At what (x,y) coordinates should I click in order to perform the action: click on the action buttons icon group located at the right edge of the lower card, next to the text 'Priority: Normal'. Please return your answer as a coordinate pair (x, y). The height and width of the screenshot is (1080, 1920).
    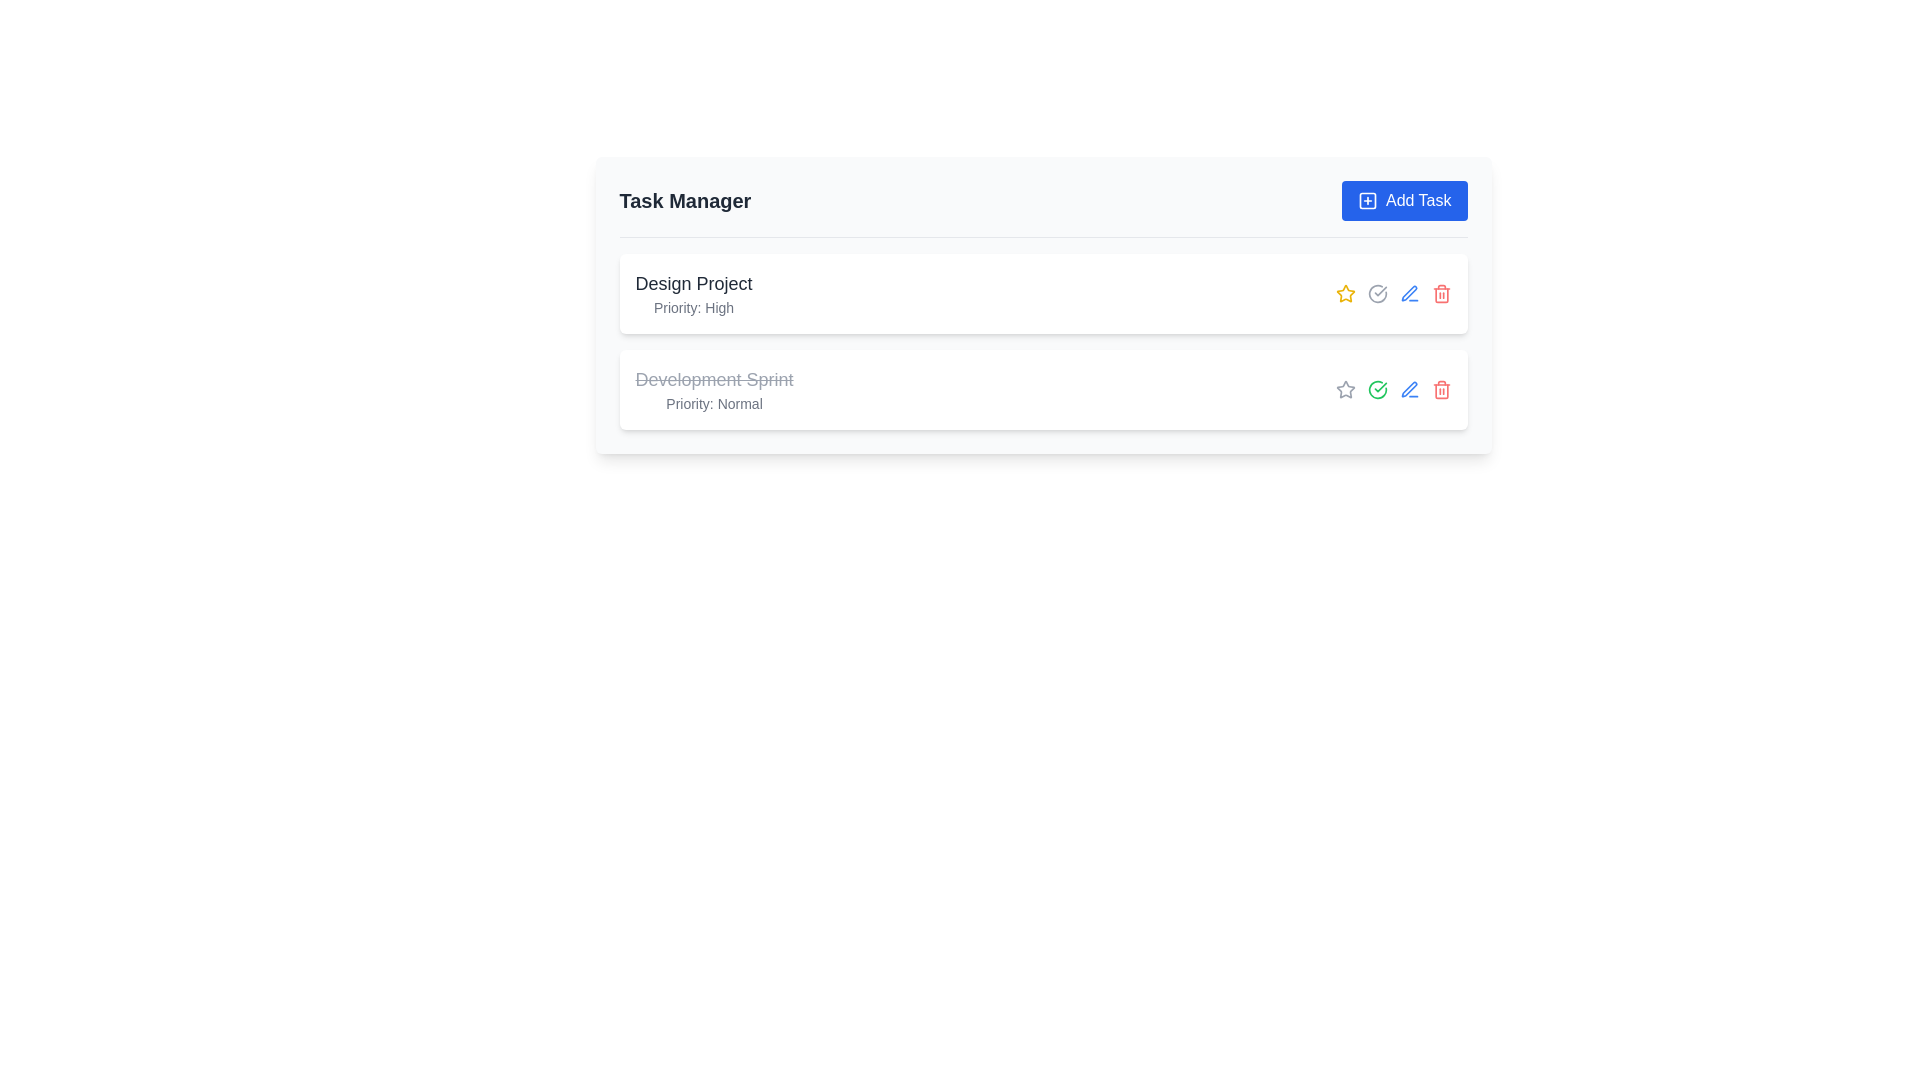
    Looking at the image, I should click on (1392, 389).